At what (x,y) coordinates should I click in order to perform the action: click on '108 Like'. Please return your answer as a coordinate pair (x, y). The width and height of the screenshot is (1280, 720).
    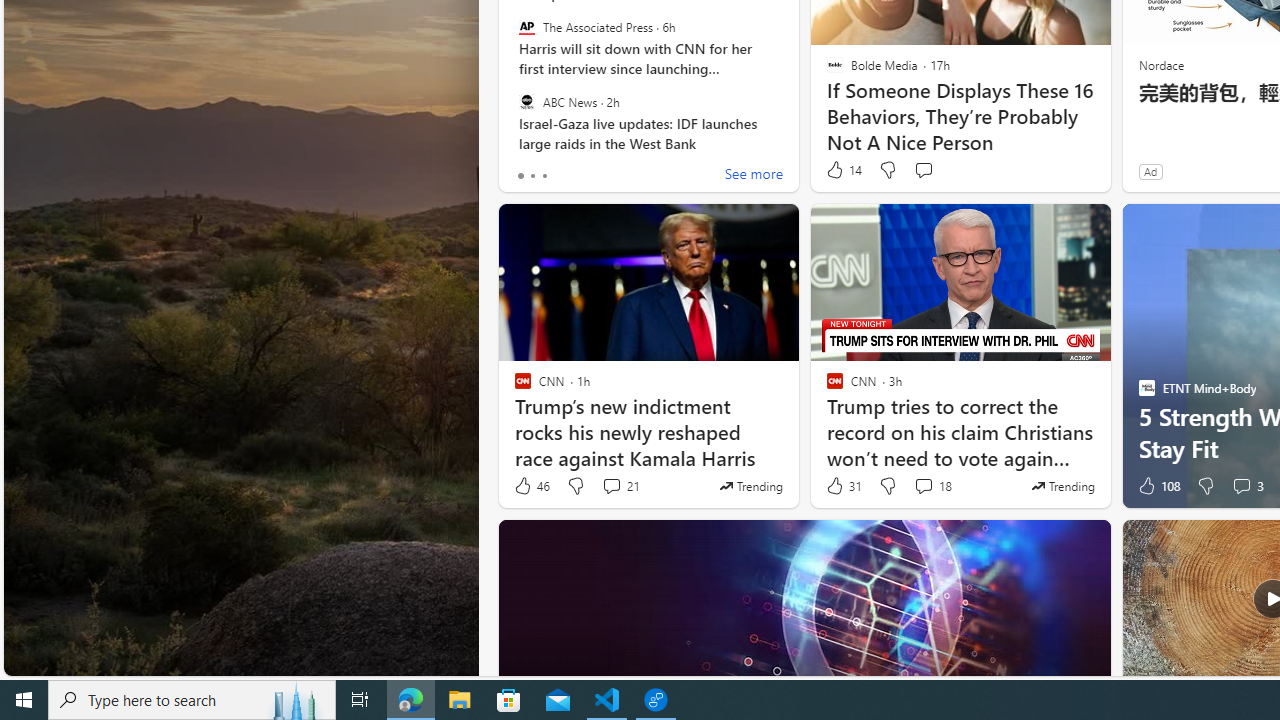
    Looking at the image, I should click on (1157, 486).